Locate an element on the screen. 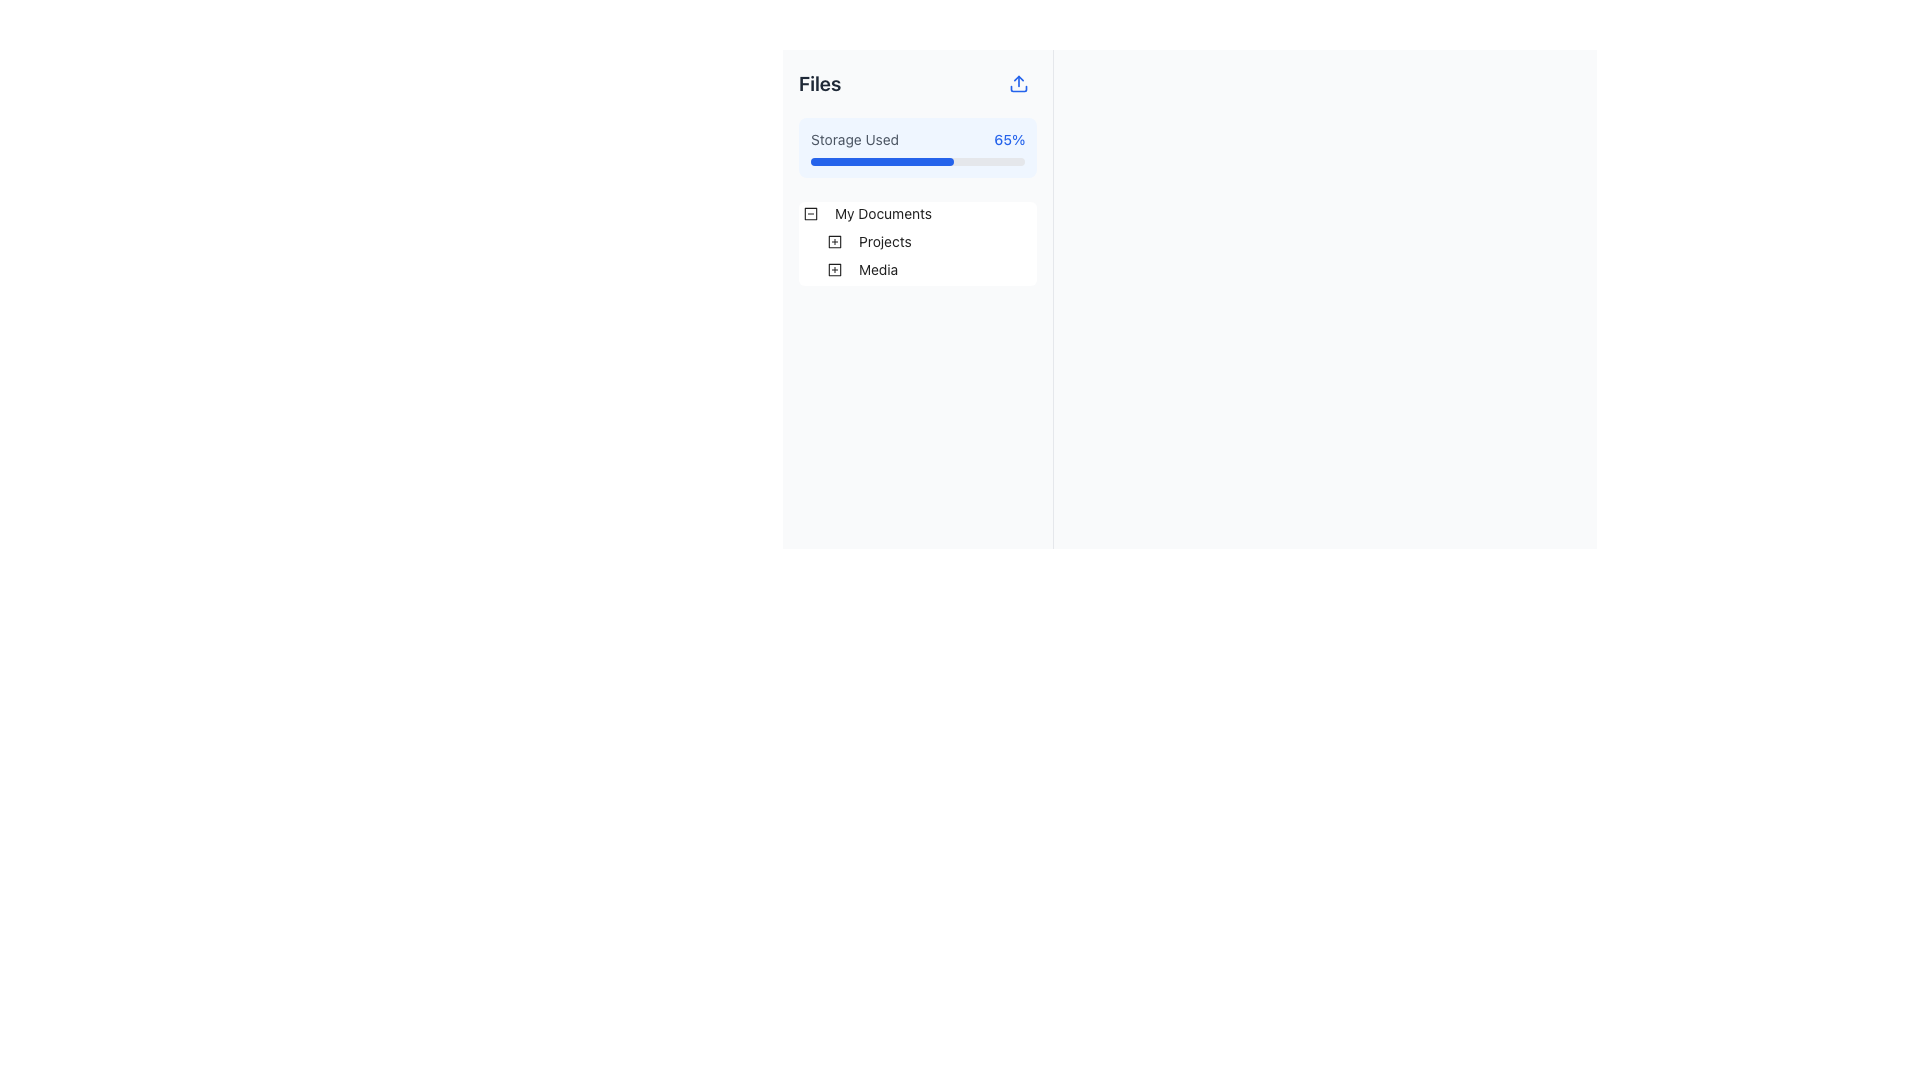 This screenshot has width=1920, height=1080. the progress bar segment that indicates the storage used, located under the 'Storage Used' label and beside the '65%' text display is located at coordinates (881, 161).